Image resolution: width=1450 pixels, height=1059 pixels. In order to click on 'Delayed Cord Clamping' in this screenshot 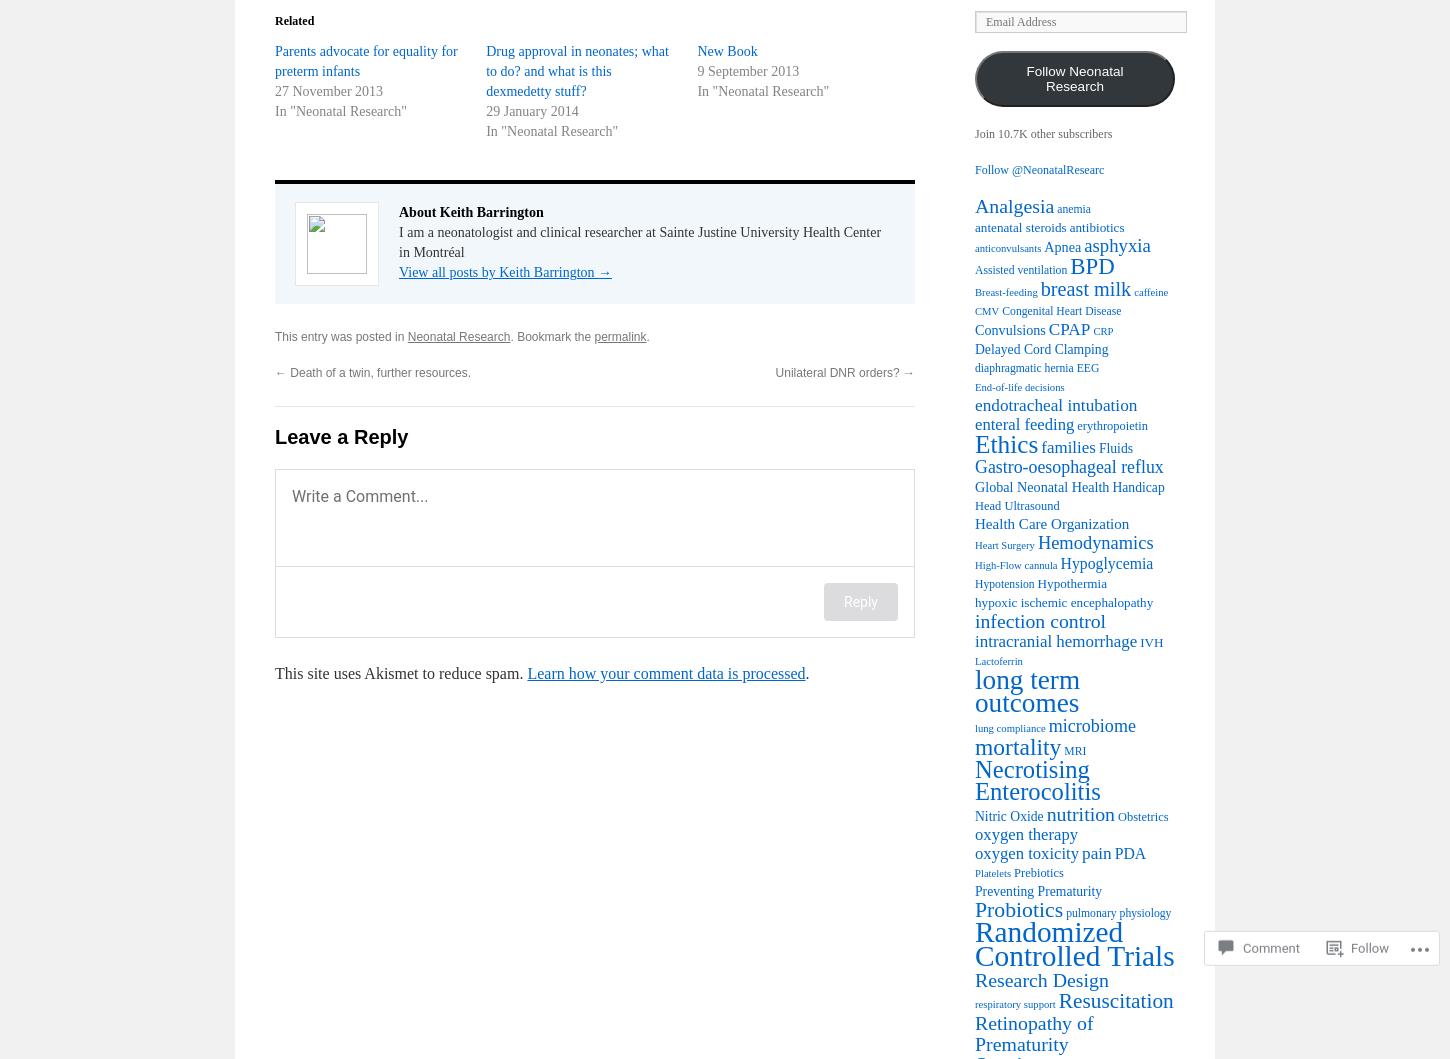, I will do `click(974, 348)`.